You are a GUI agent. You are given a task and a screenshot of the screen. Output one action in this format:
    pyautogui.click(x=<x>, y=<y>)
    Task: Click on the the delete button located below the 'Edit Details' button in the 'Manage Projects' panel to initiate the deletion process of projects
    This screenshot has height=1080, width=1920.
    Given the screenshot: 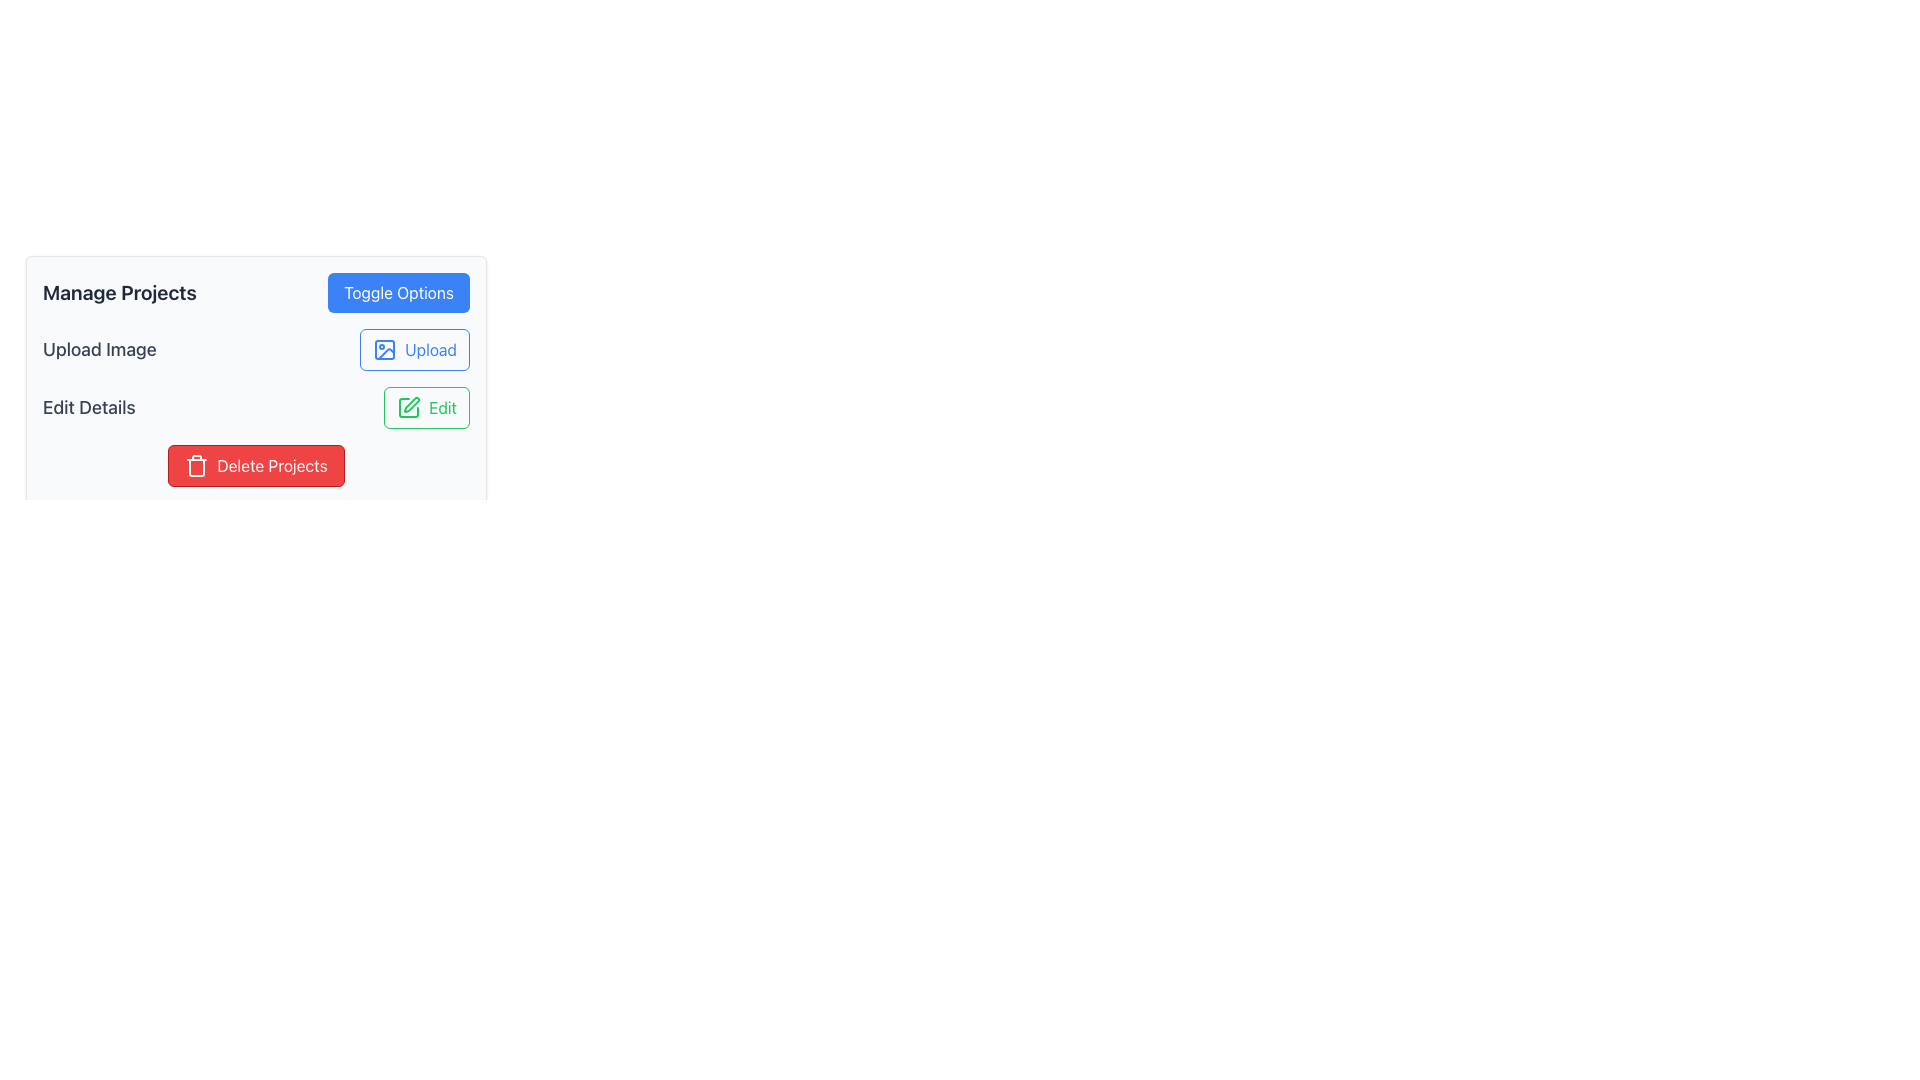 What is the action you would take?
    pyautogui.click(x=255, y=466)
    